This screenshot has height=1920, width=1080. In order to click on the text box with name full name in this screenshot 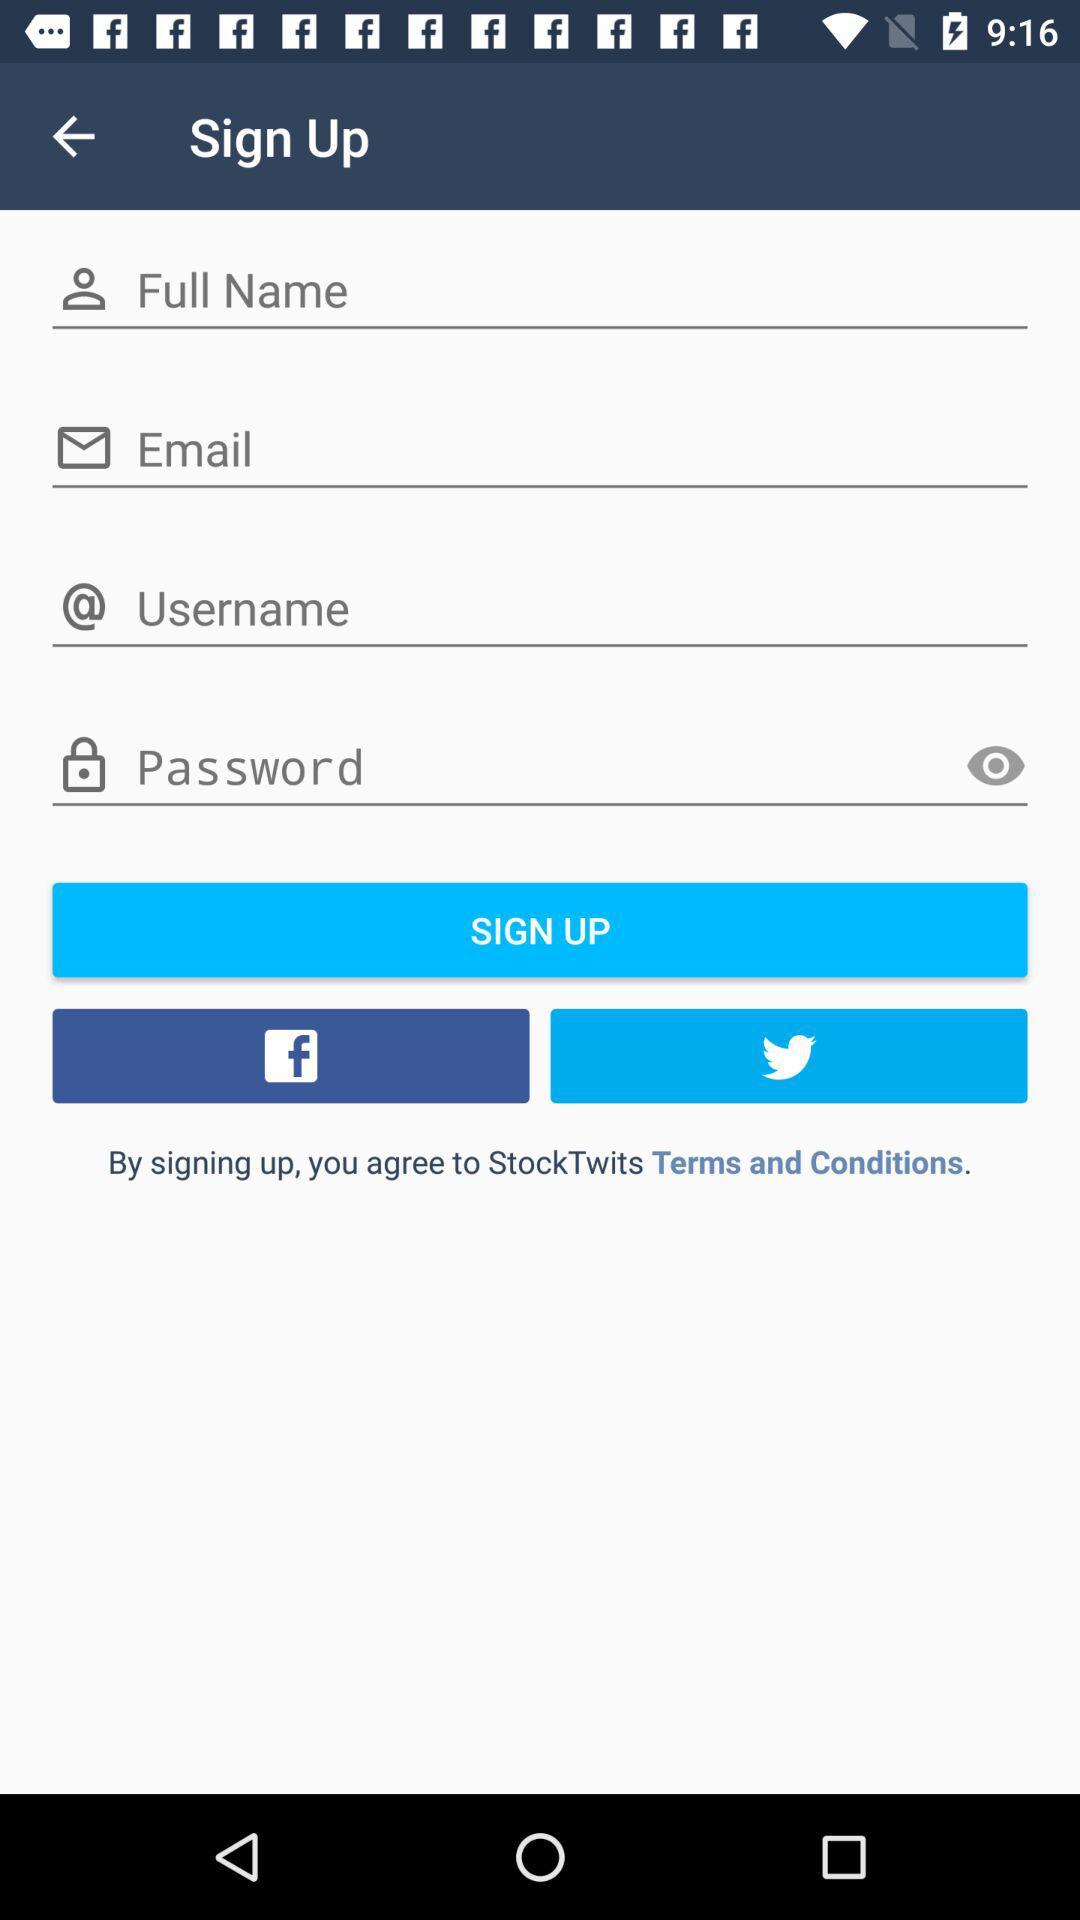, I will do `click(540, 289)`.